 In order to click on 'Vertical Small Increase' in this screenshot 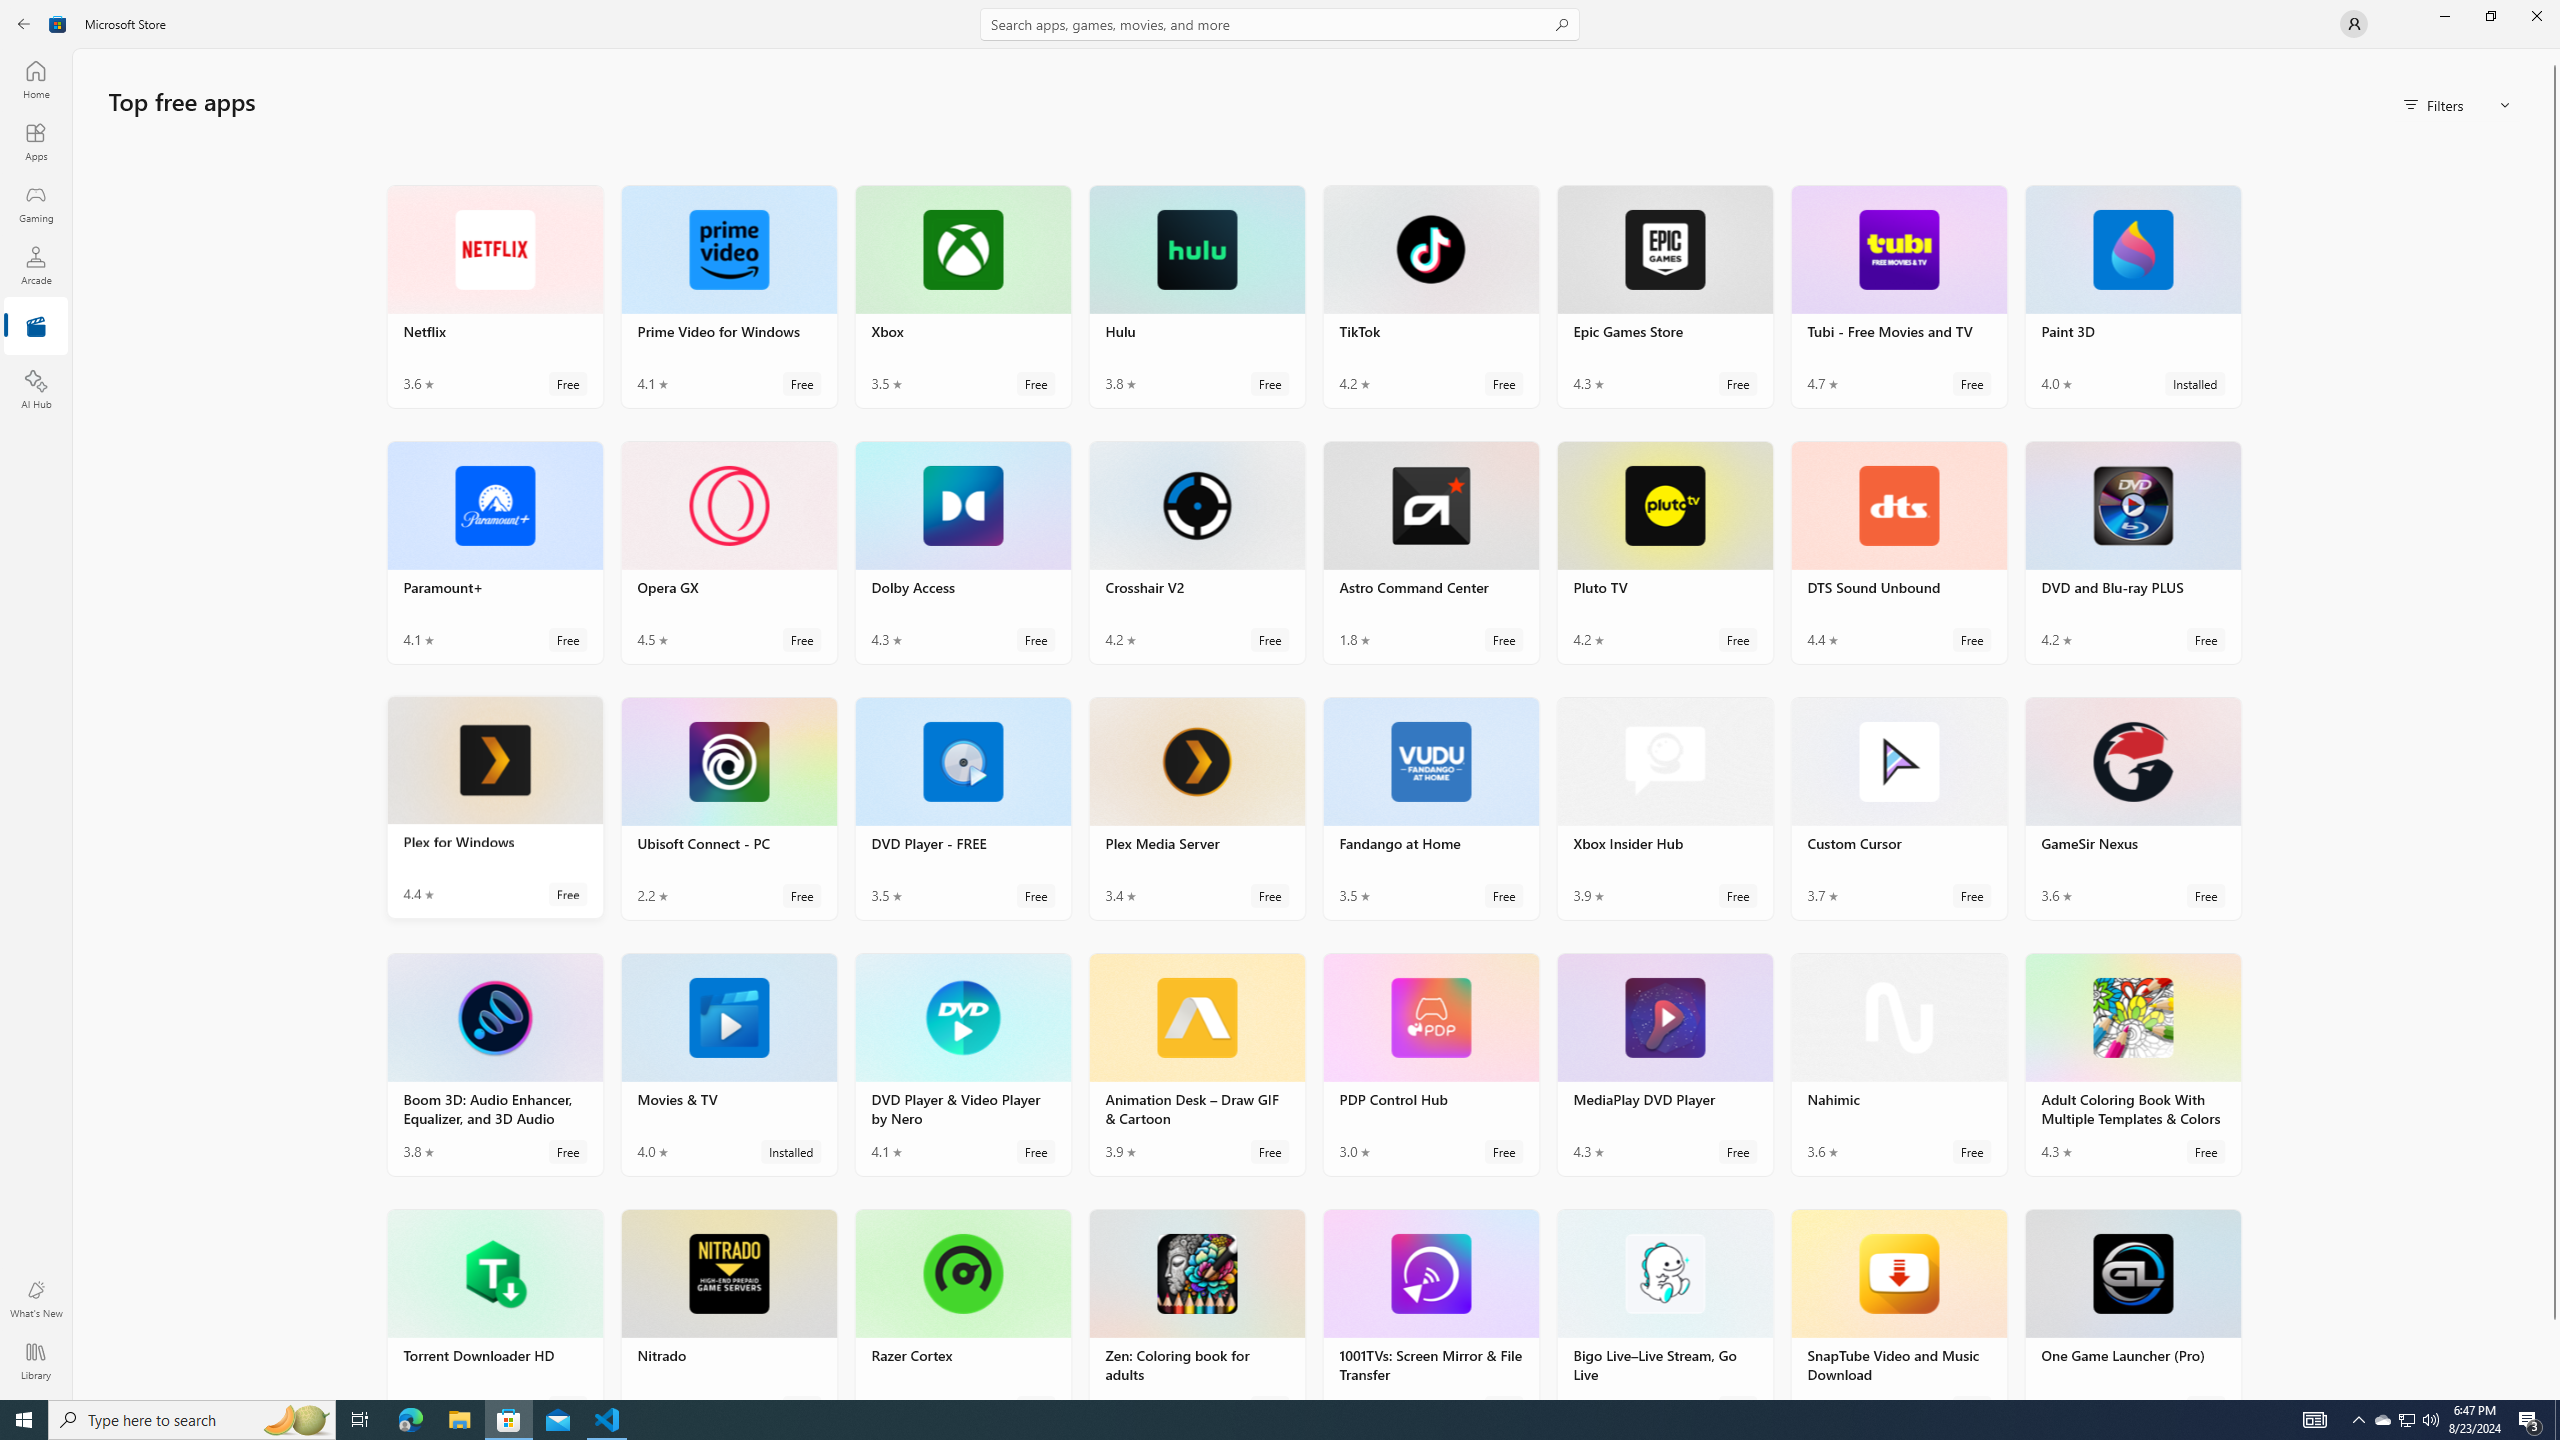, I will do `click(2552, 1393)`.